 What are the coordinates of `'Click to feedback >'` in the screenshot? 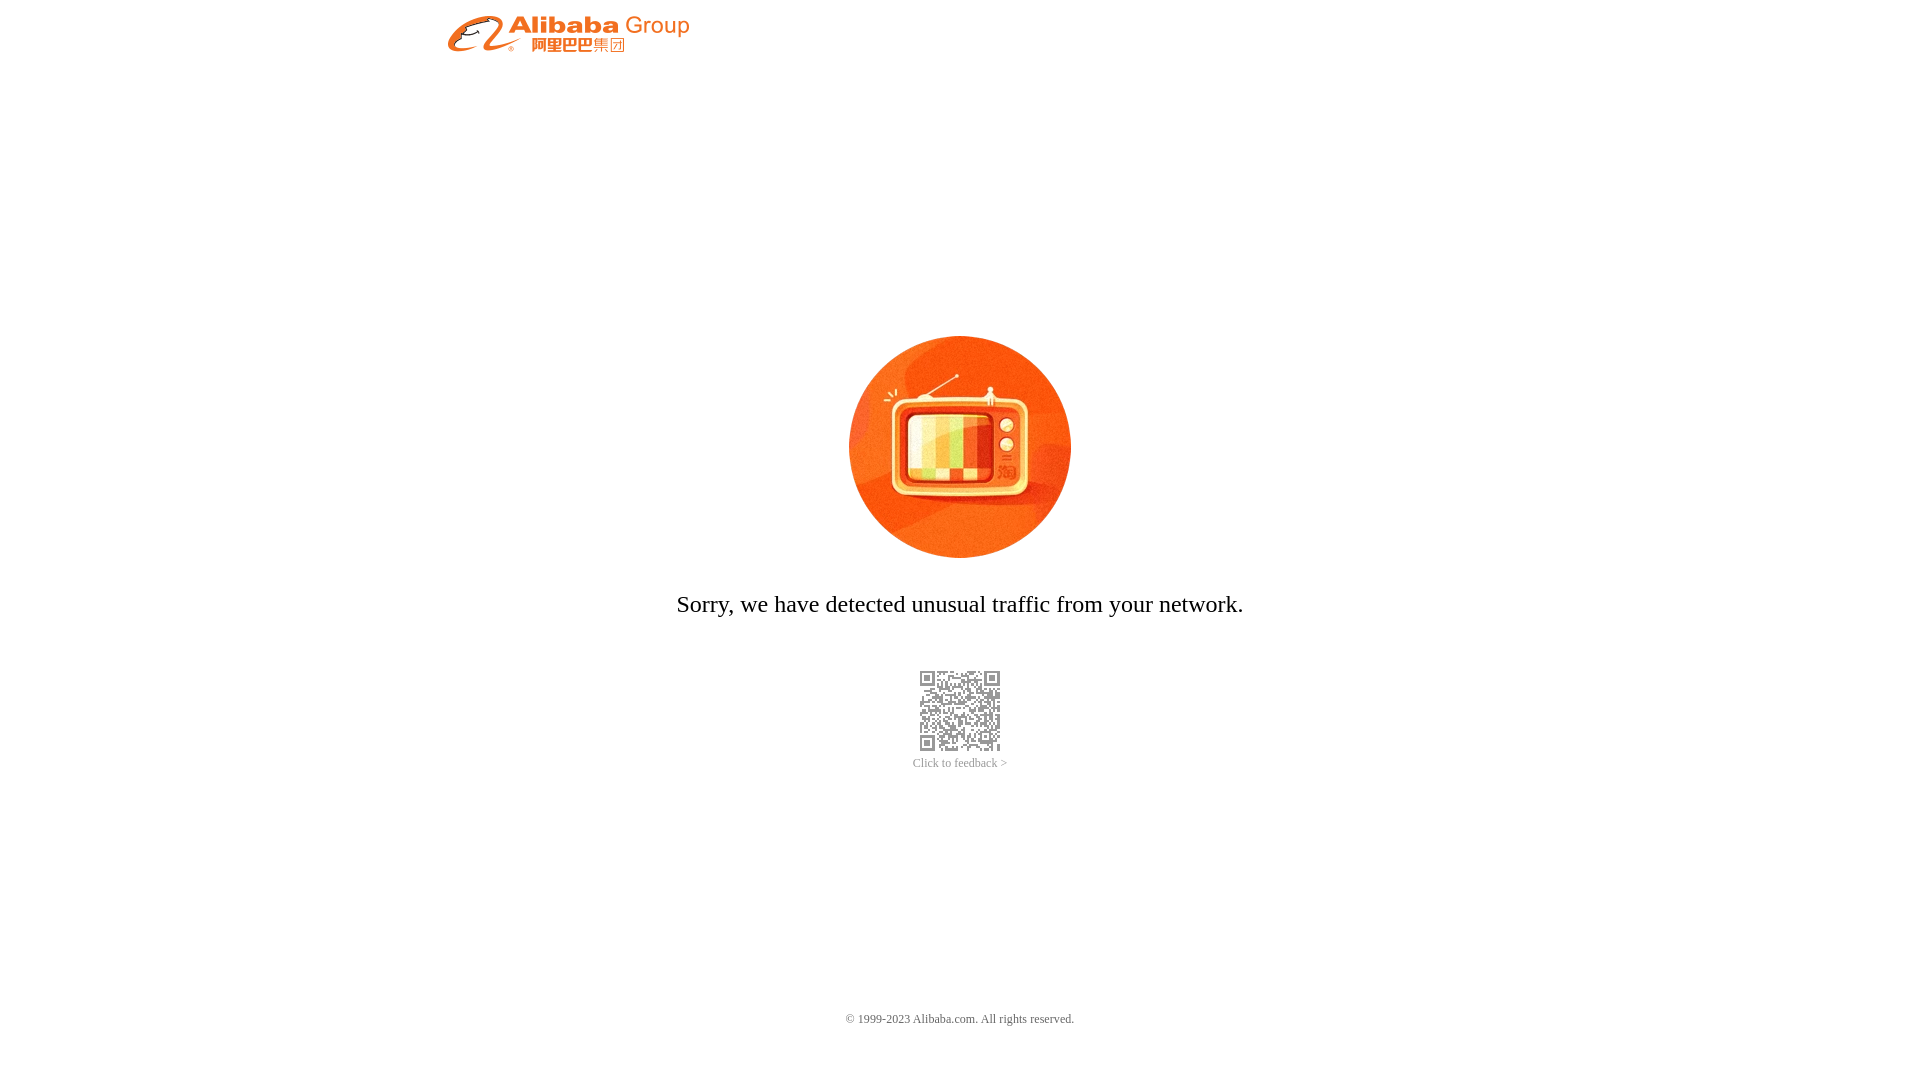 It's located at (911, 763).